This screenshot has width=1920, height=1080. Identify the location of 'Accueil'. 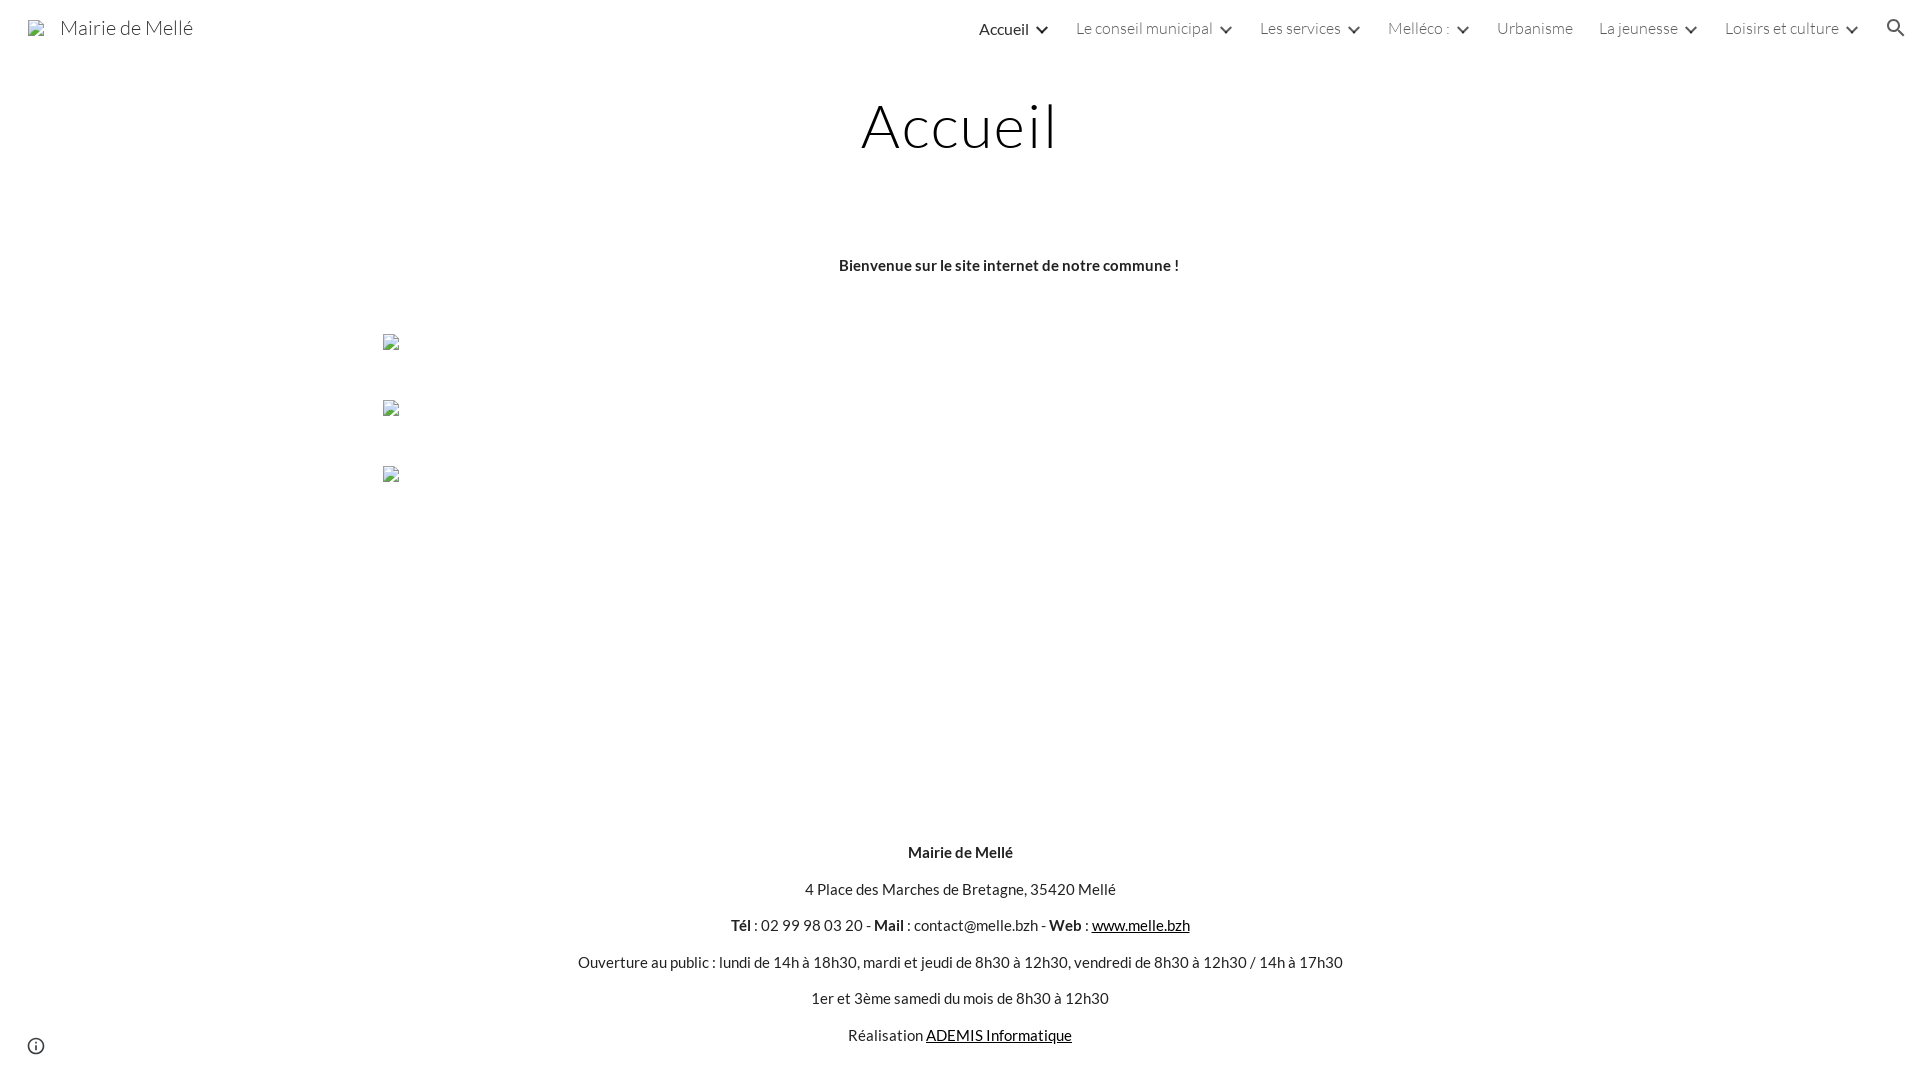
(1003, 27).